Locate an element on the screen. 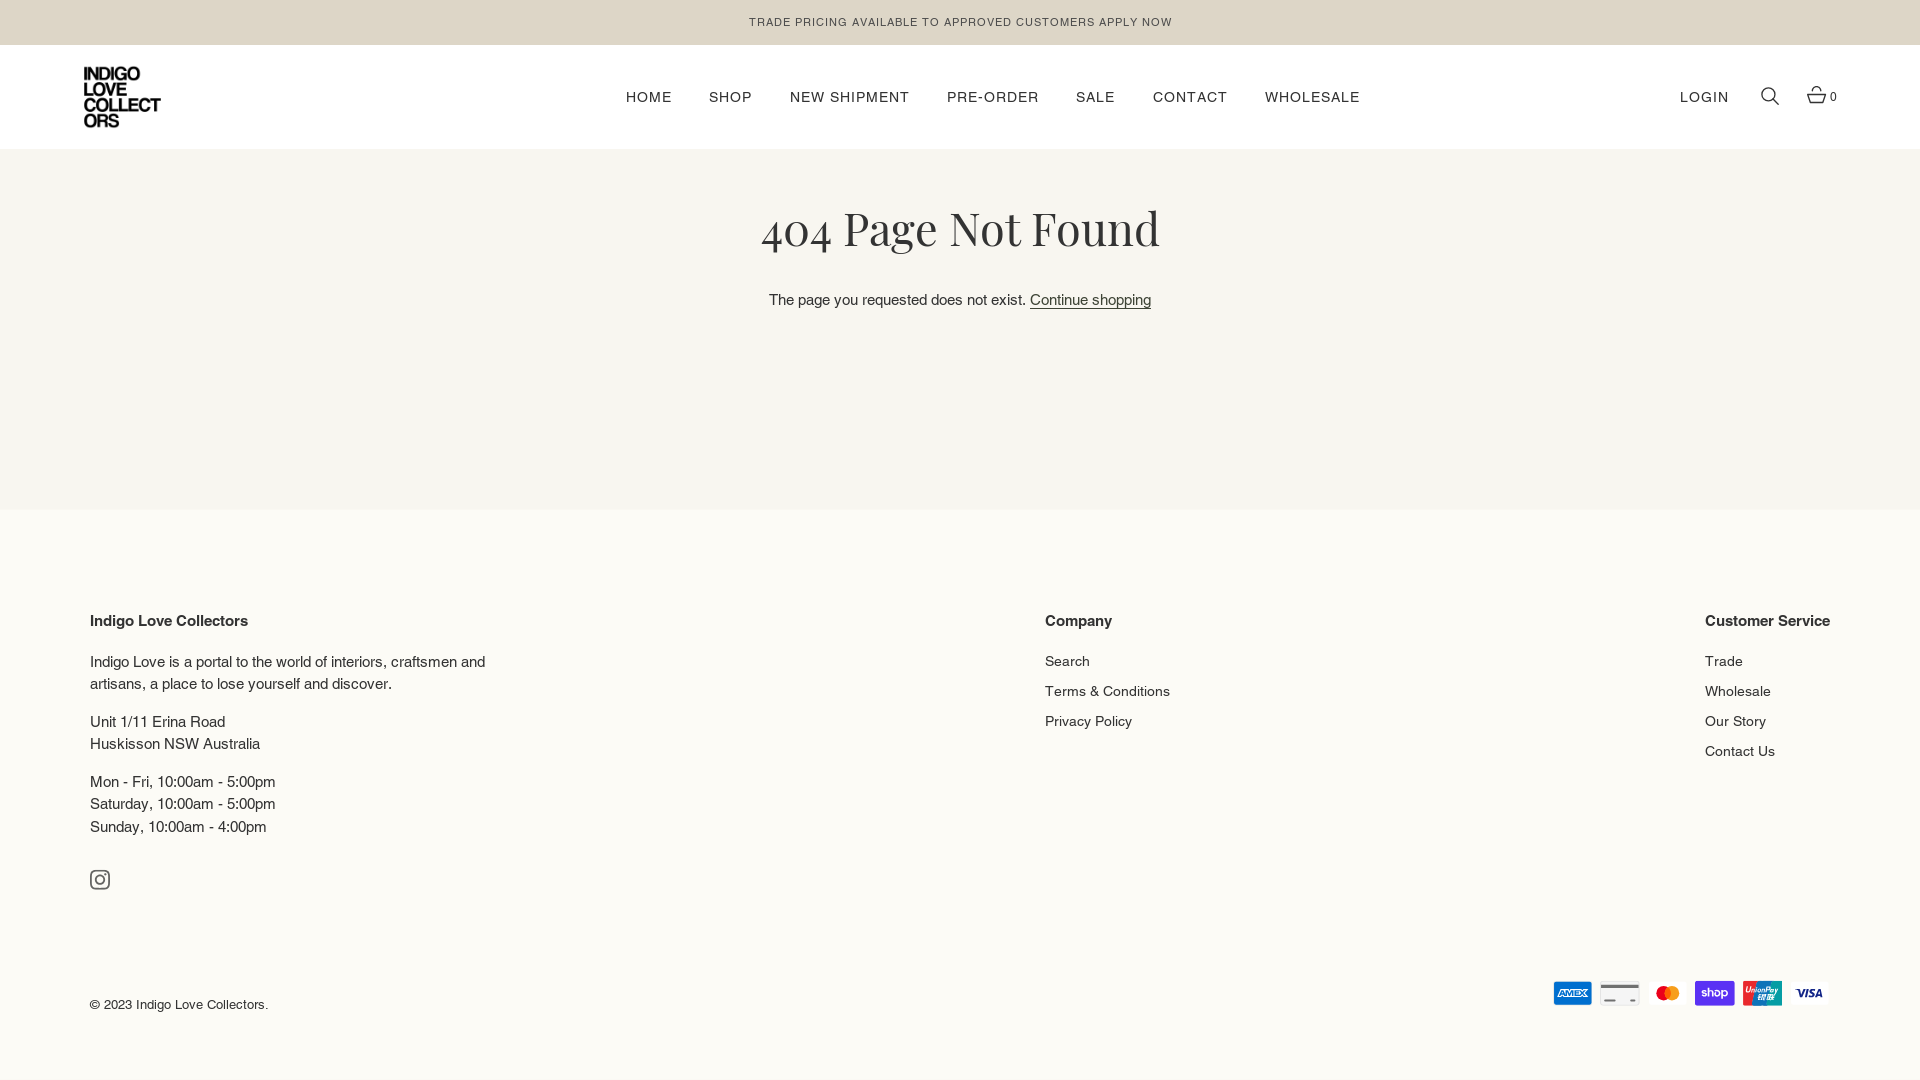 Image resolution: width=1920 pixels, height=1080 pixels. 'Indigo Love Collectors' is located at coordinates (200, 1003).